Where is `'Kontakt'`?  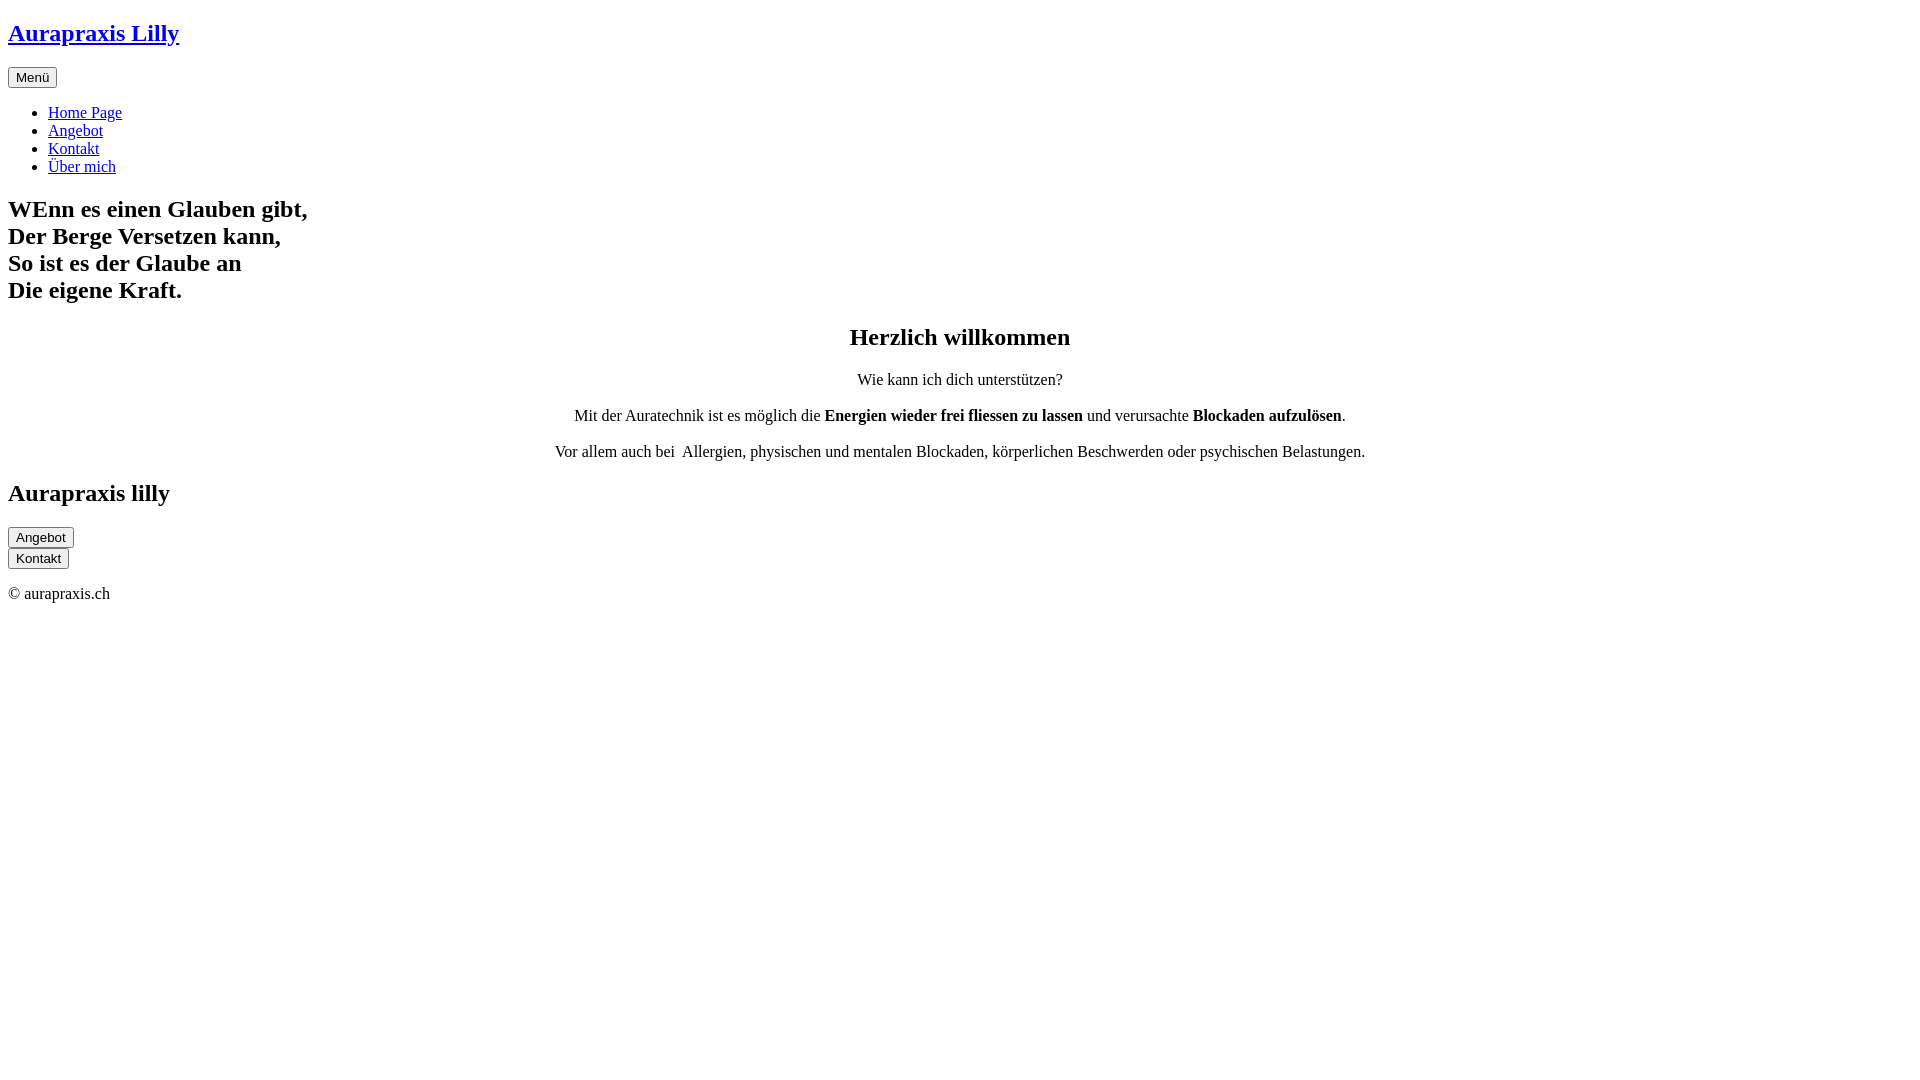 'Kontakt' is located at coordinates (38, 558).